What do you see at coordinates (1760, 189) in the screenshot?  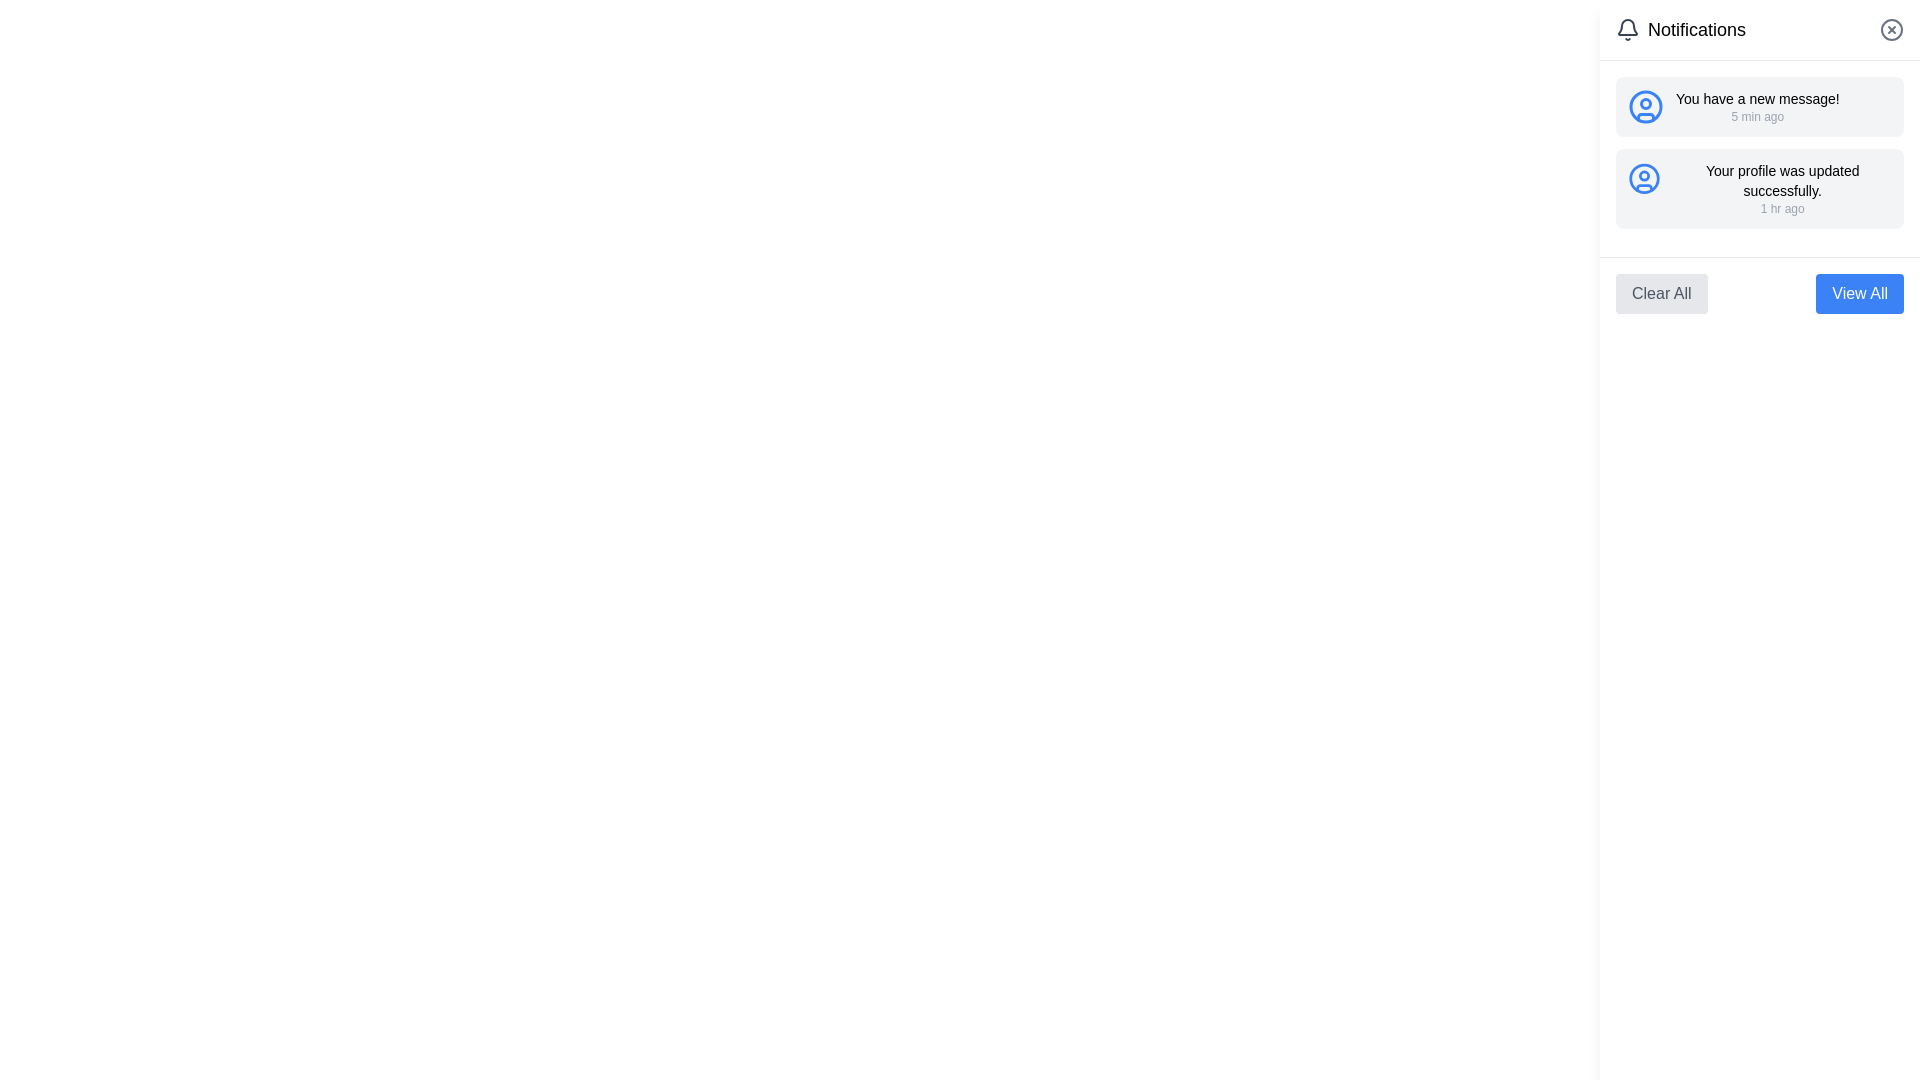 I see `the second notification item in the Notifications section` at bounding box center [1760, 189].